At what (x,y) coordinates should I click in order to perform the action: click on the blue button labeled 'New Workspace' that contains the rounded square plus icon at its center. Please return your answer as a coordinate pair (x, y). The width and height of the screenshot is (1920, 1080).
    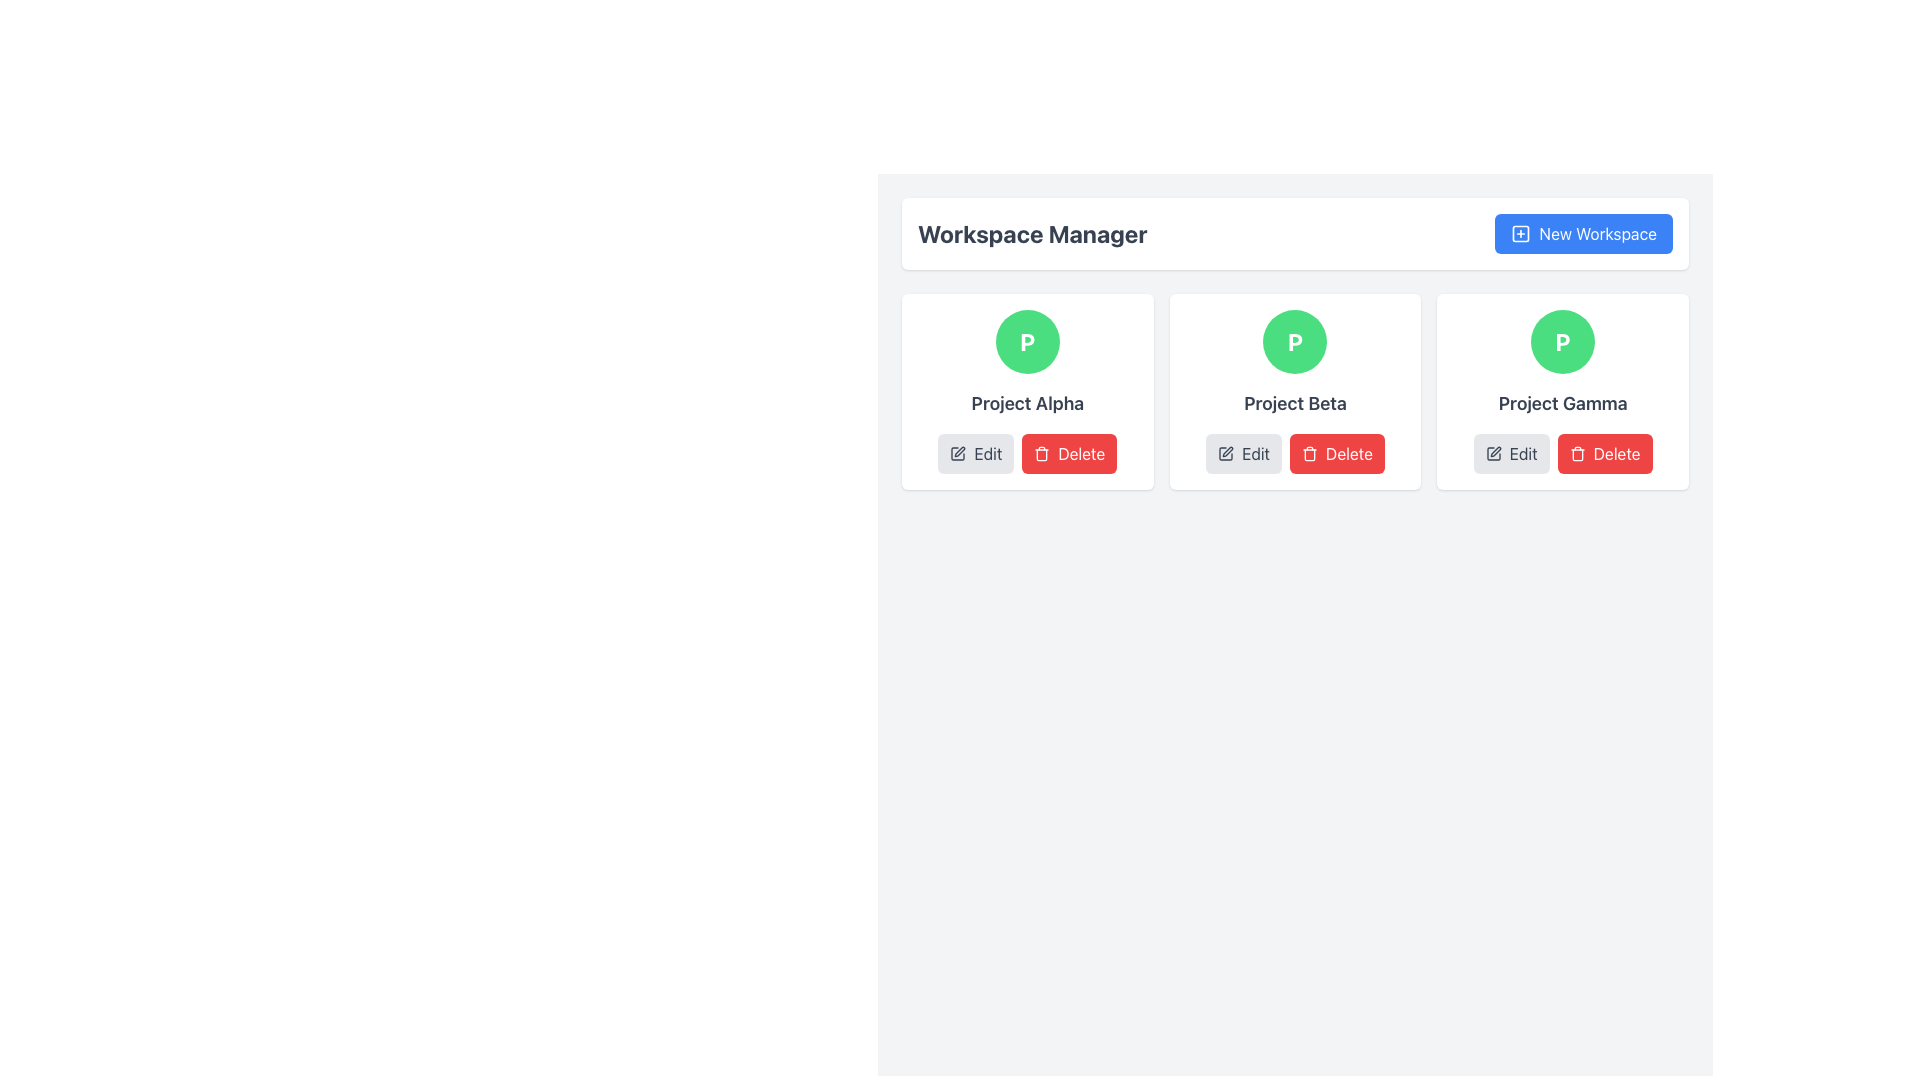
    Looking at the image, I should click on (1520, 233).